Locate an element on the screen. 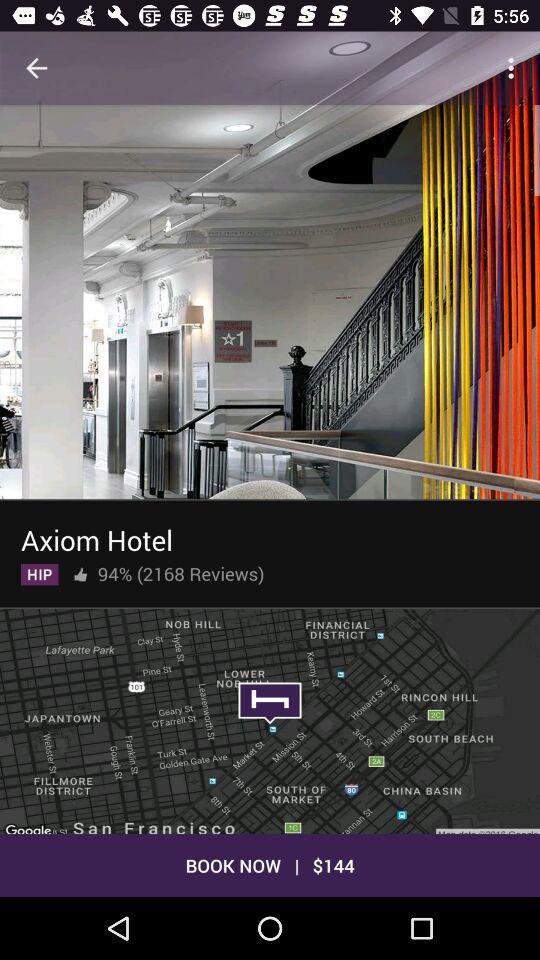 This screenshot has width=540, height=960. icon below the axiom hotel item is located at coordinates (39, 570).